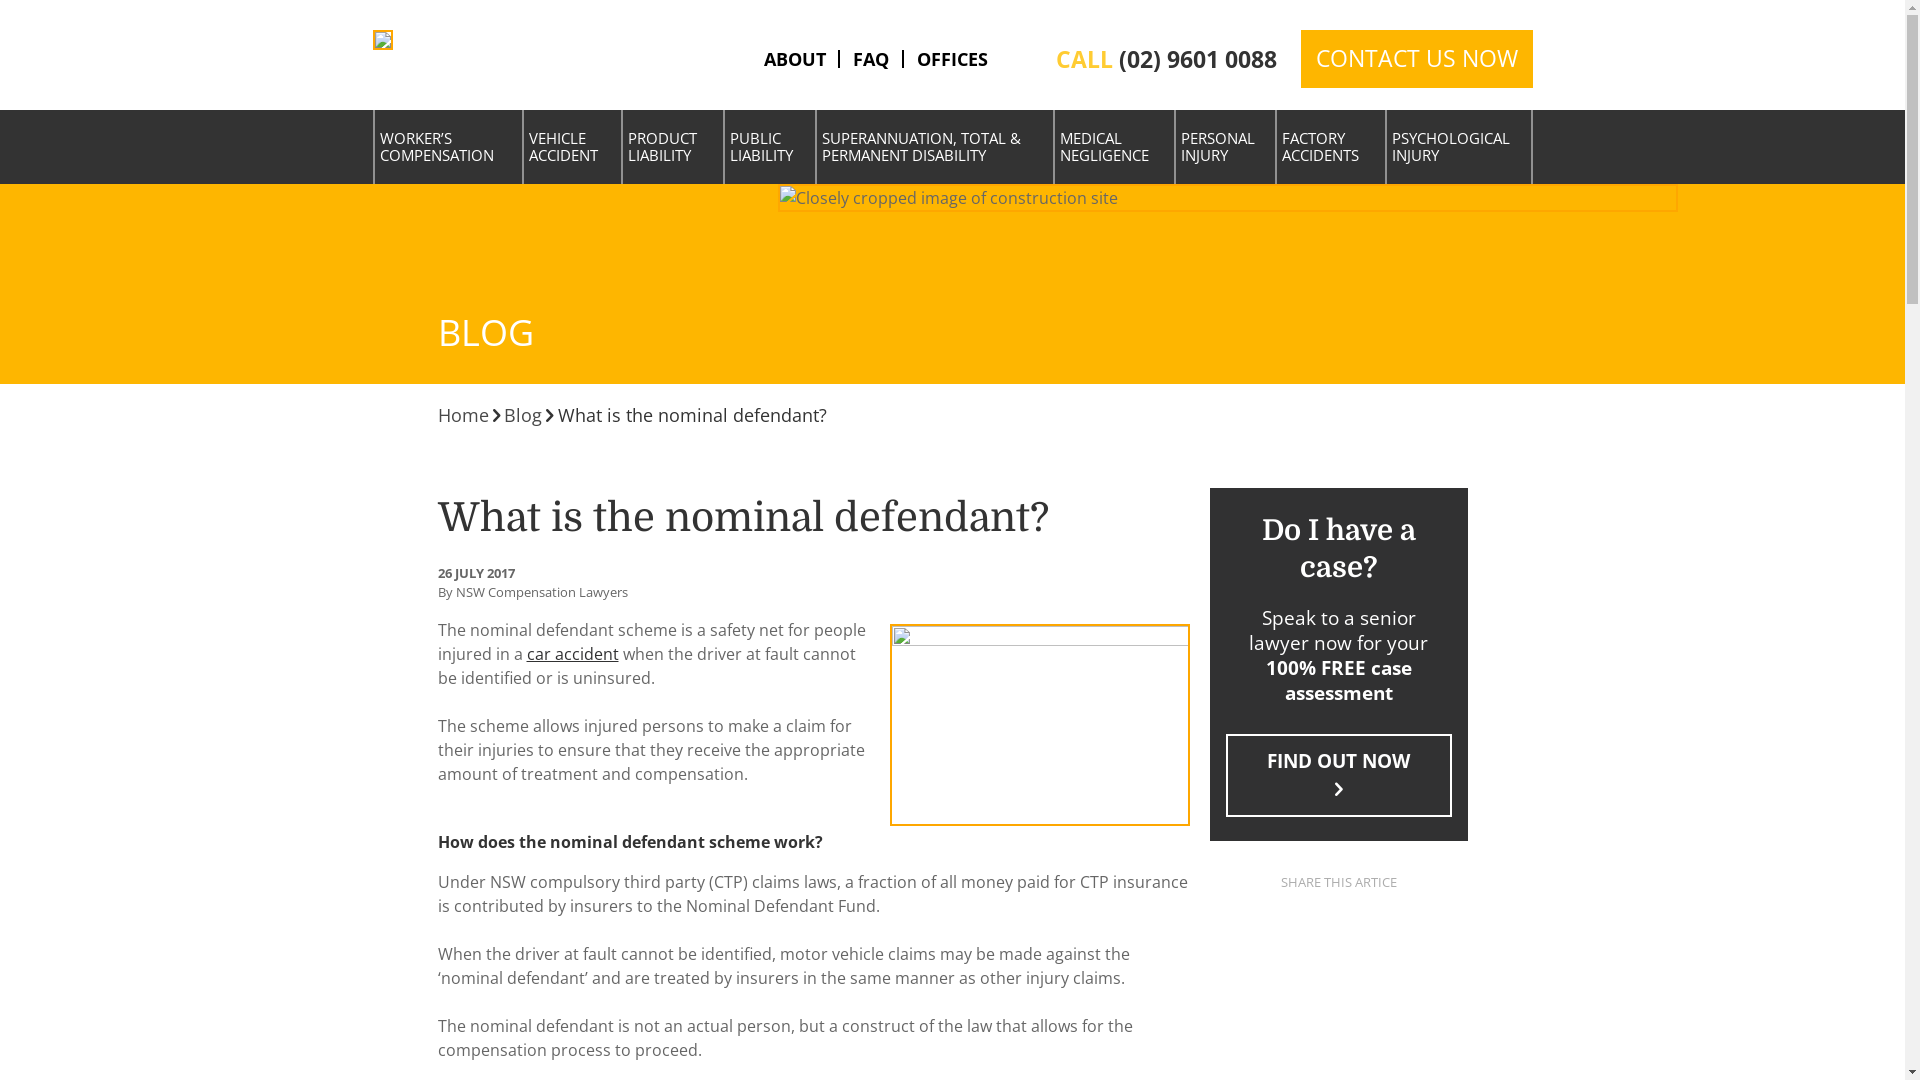 The height and width of the screenshot is (1080, 1920). Describe the element at coordinates (1224, 774) in the screenshot. I see `'FIND OUT NOW'` at that location.